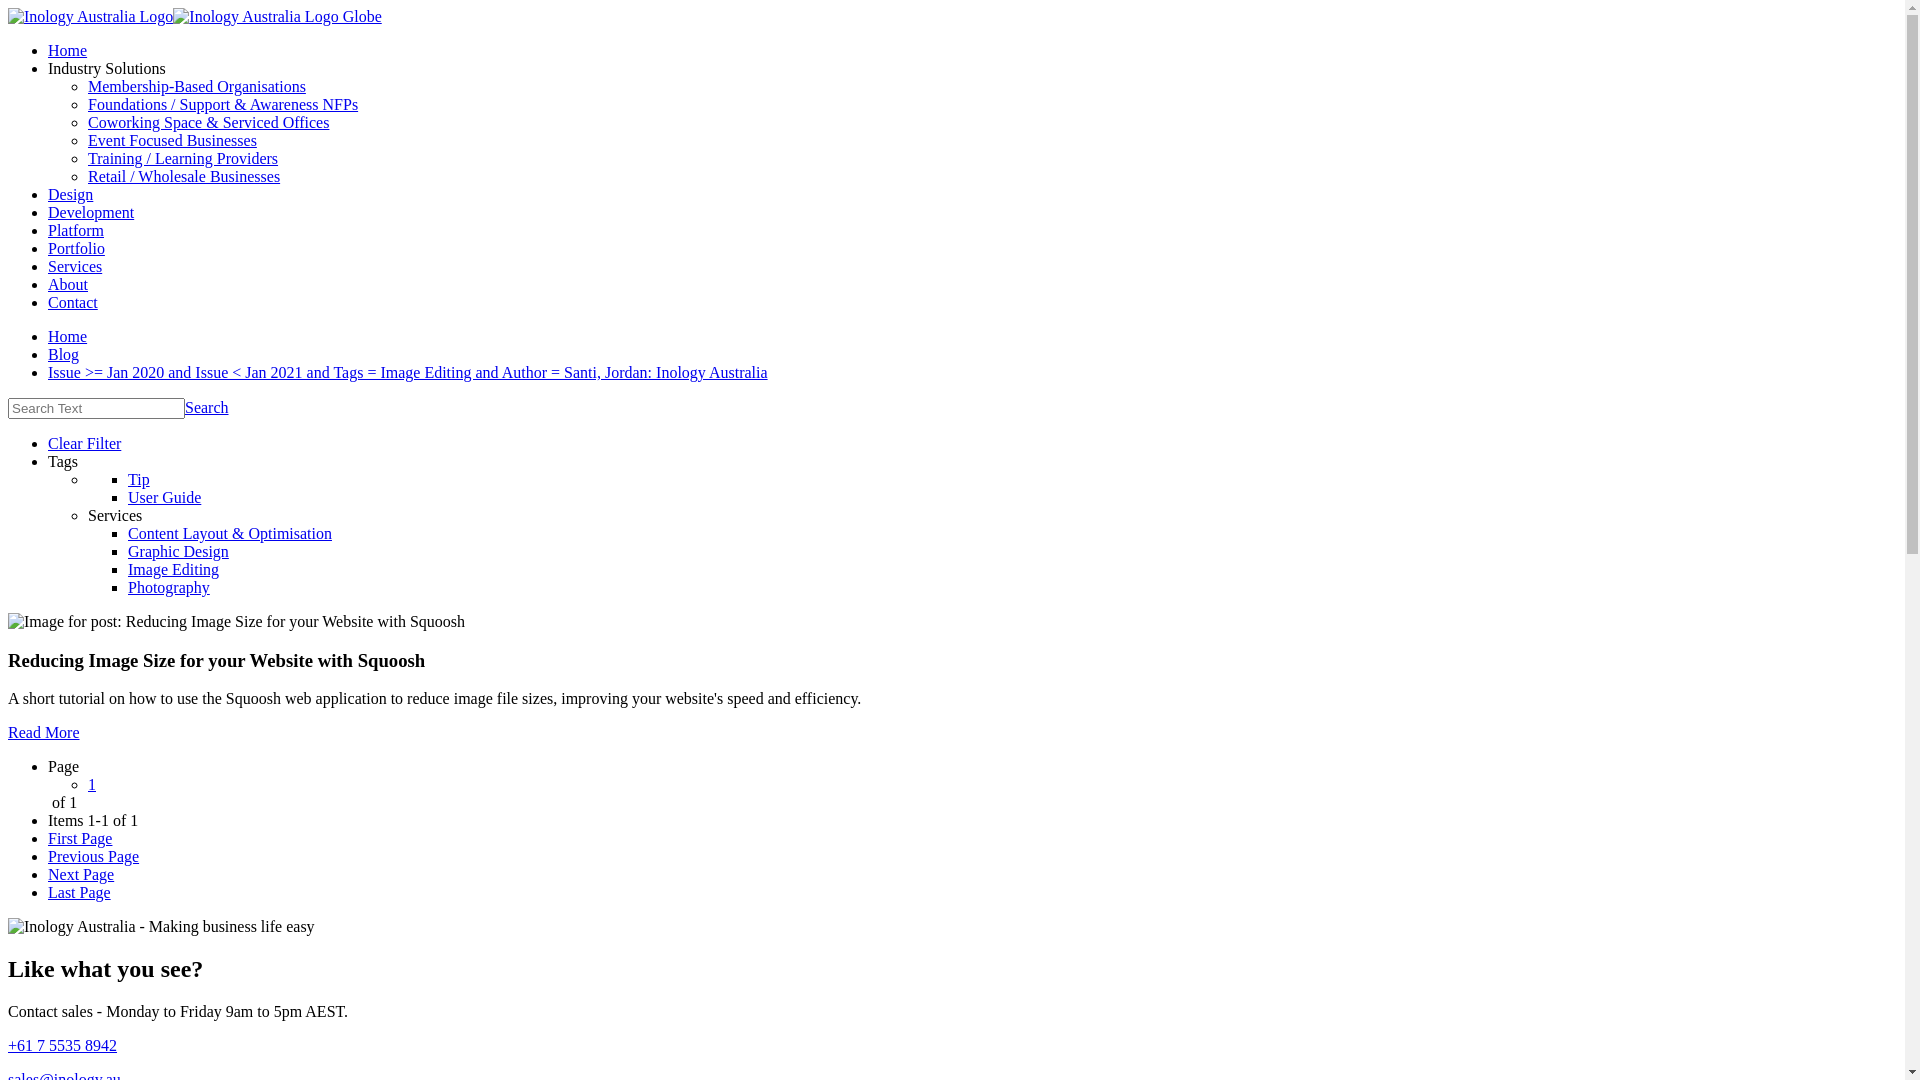 This screenshot has height=1080, width=1920. I want to click on 'Development', so click(90, 212).